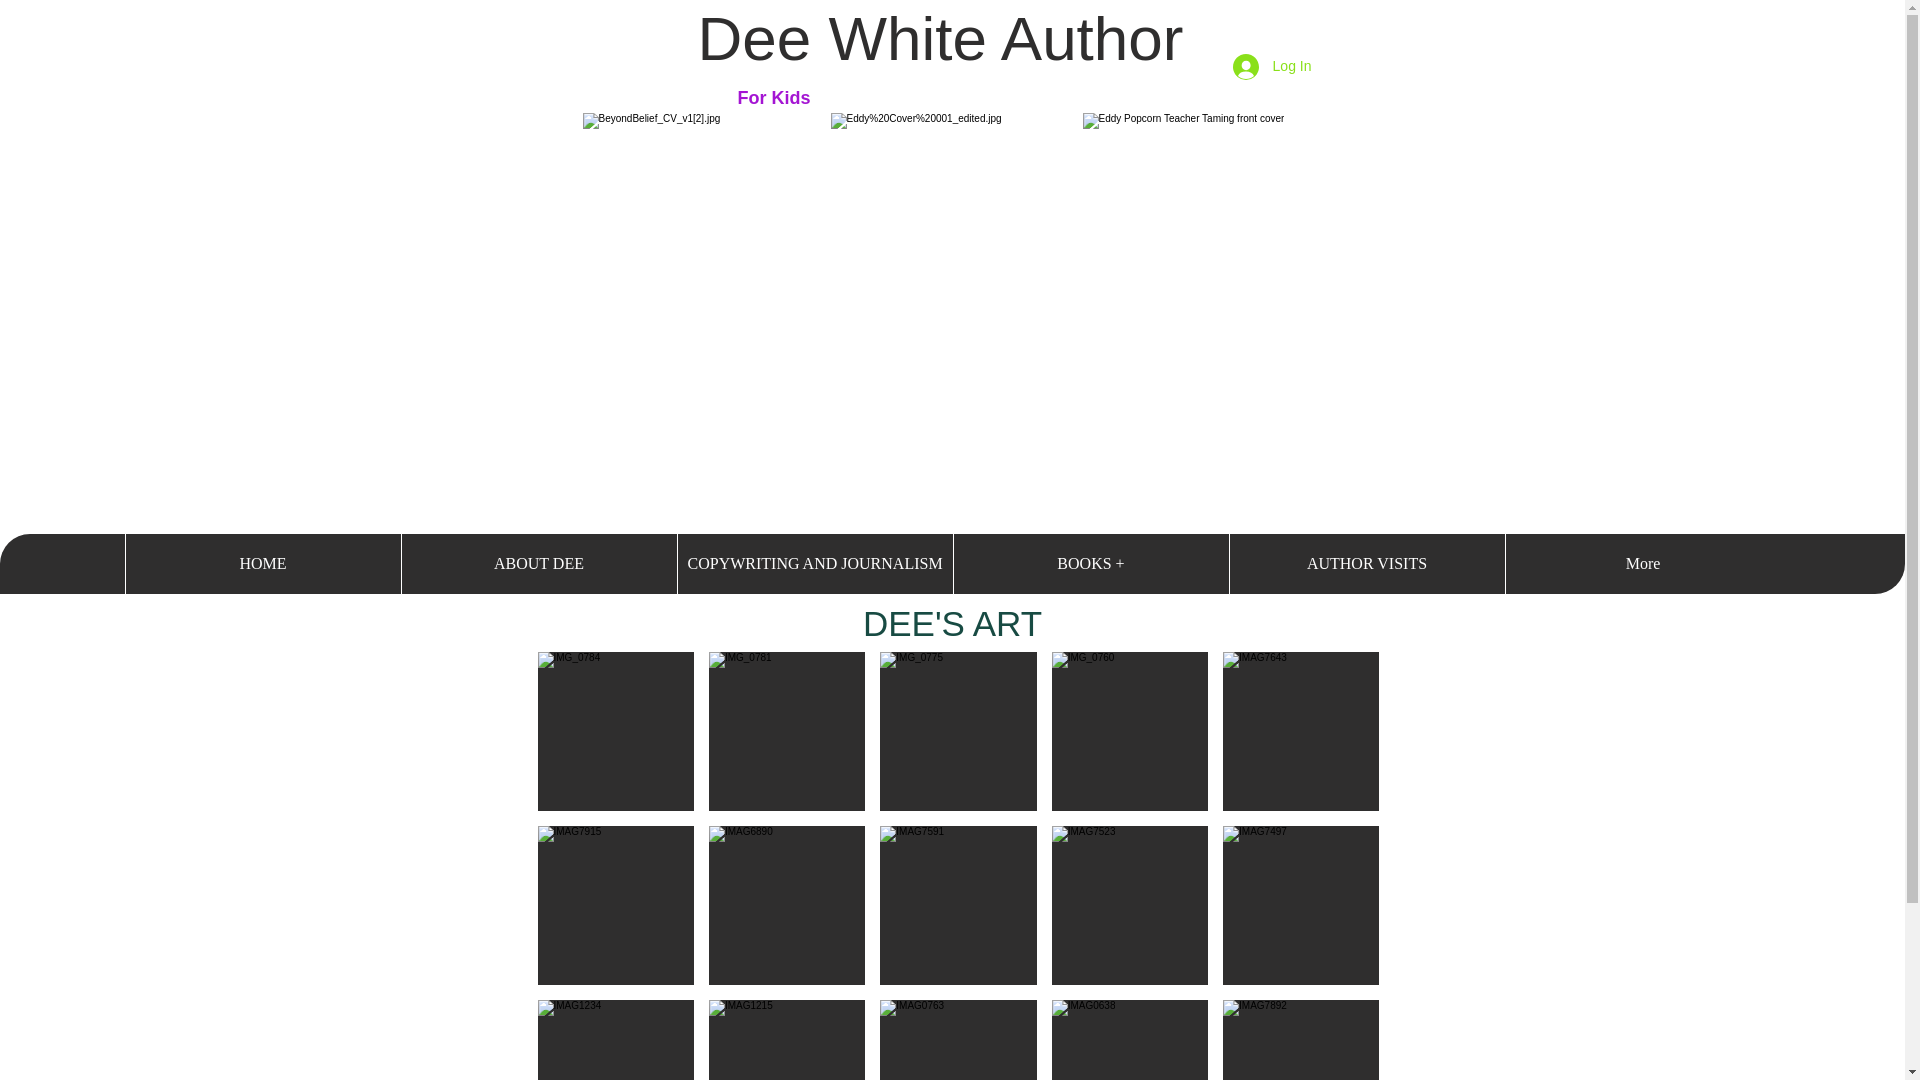 The height and width of the screenshot is (1080, 1920). Describe the element at coordinates (1271, 65) in the screenshot. I see `'Log In'` at that location.